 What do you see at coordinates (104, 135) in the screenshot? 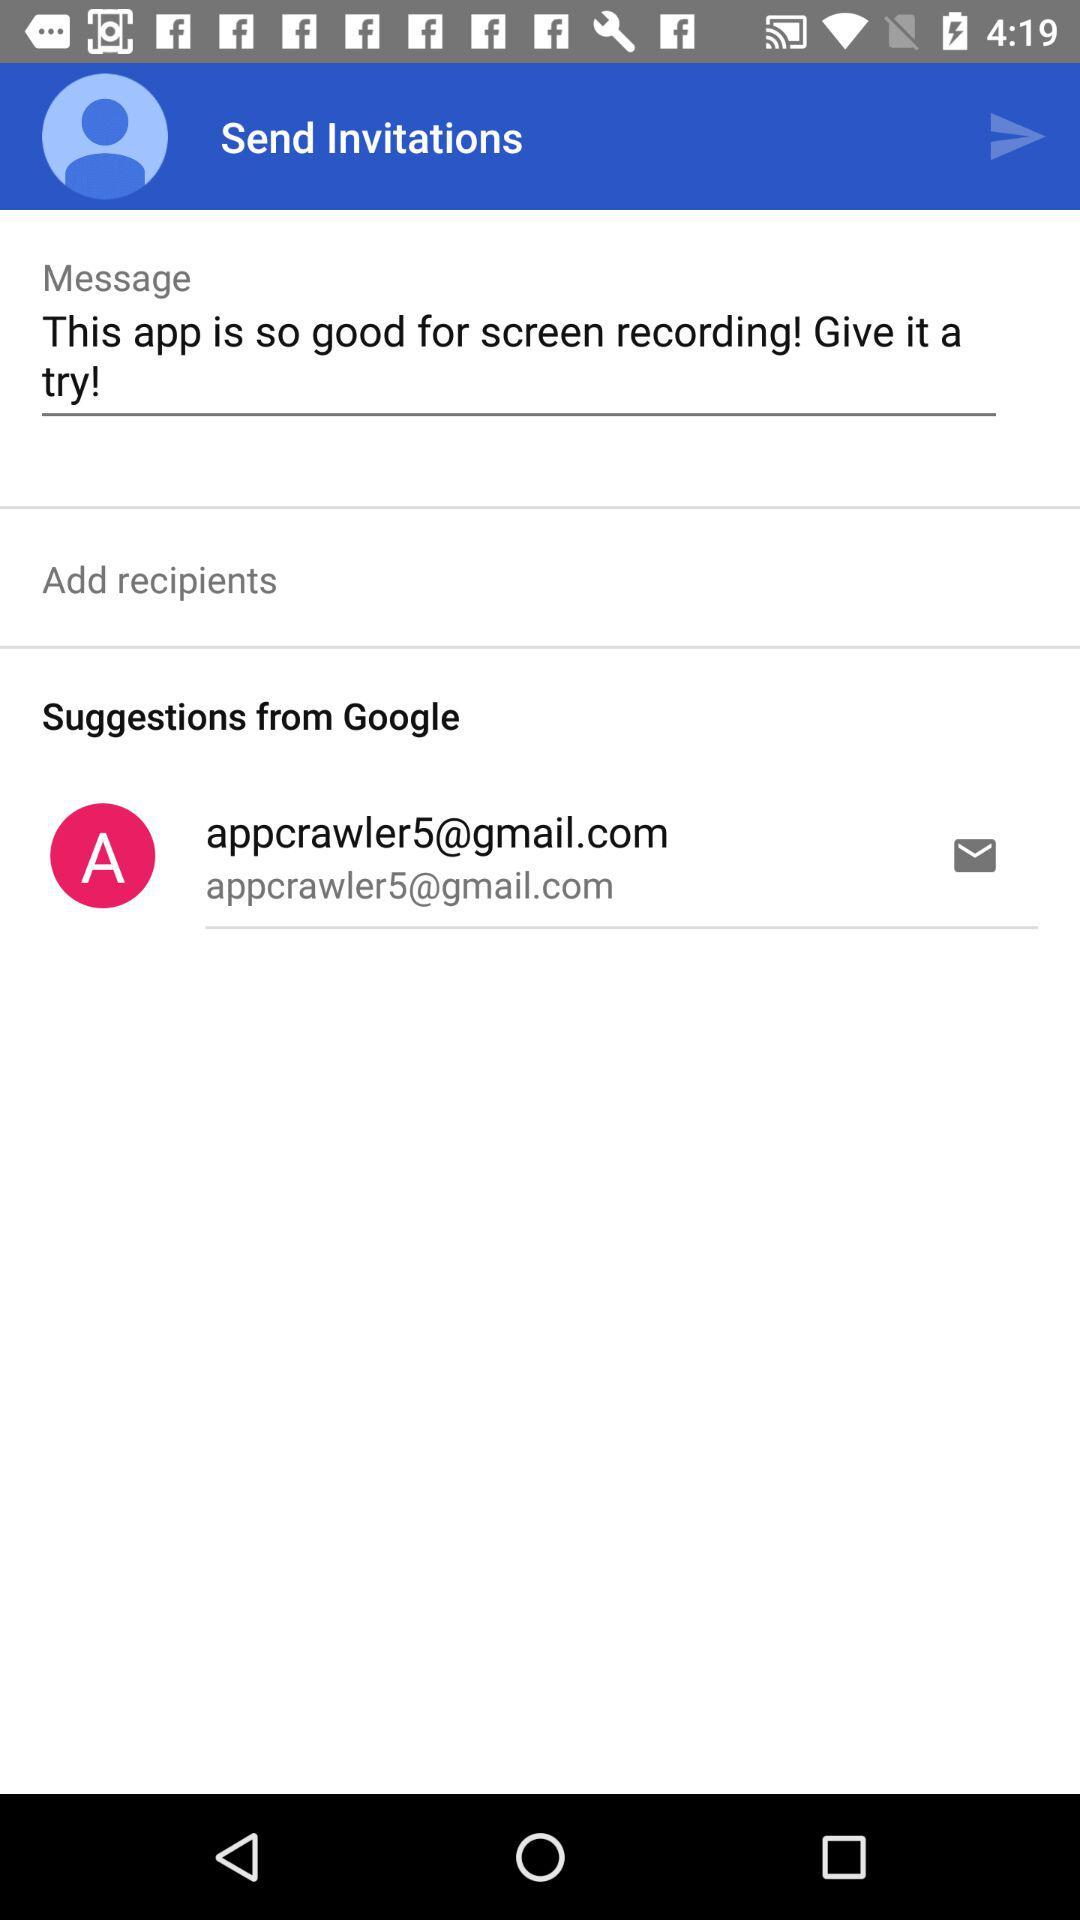
I see `the app to the left of send invitations item` at bounding box center [104, 135].